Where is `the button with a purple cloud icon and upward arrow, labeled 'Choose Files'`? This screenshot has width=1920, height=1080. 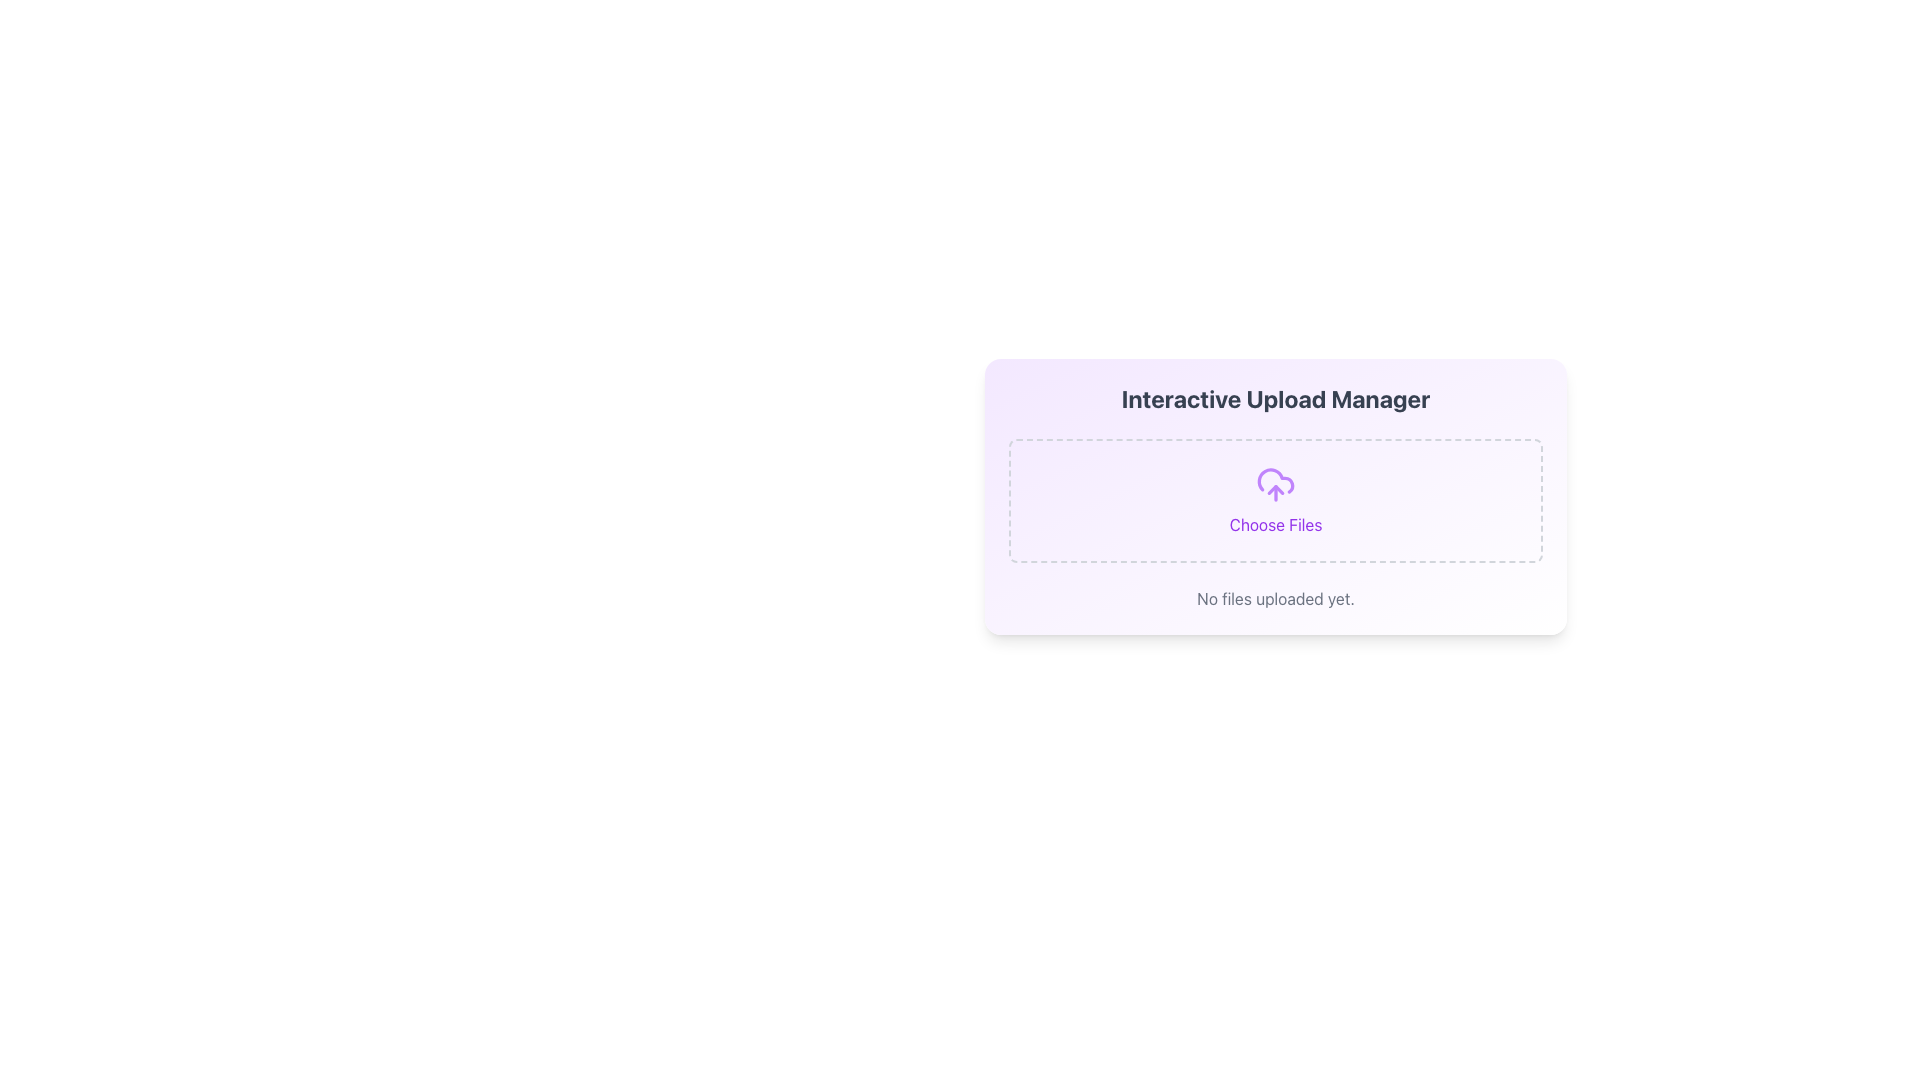 the button with a purple cloud icon and upward arrow, labeled 'Choose Files' is located at coordinates (1275, 500).